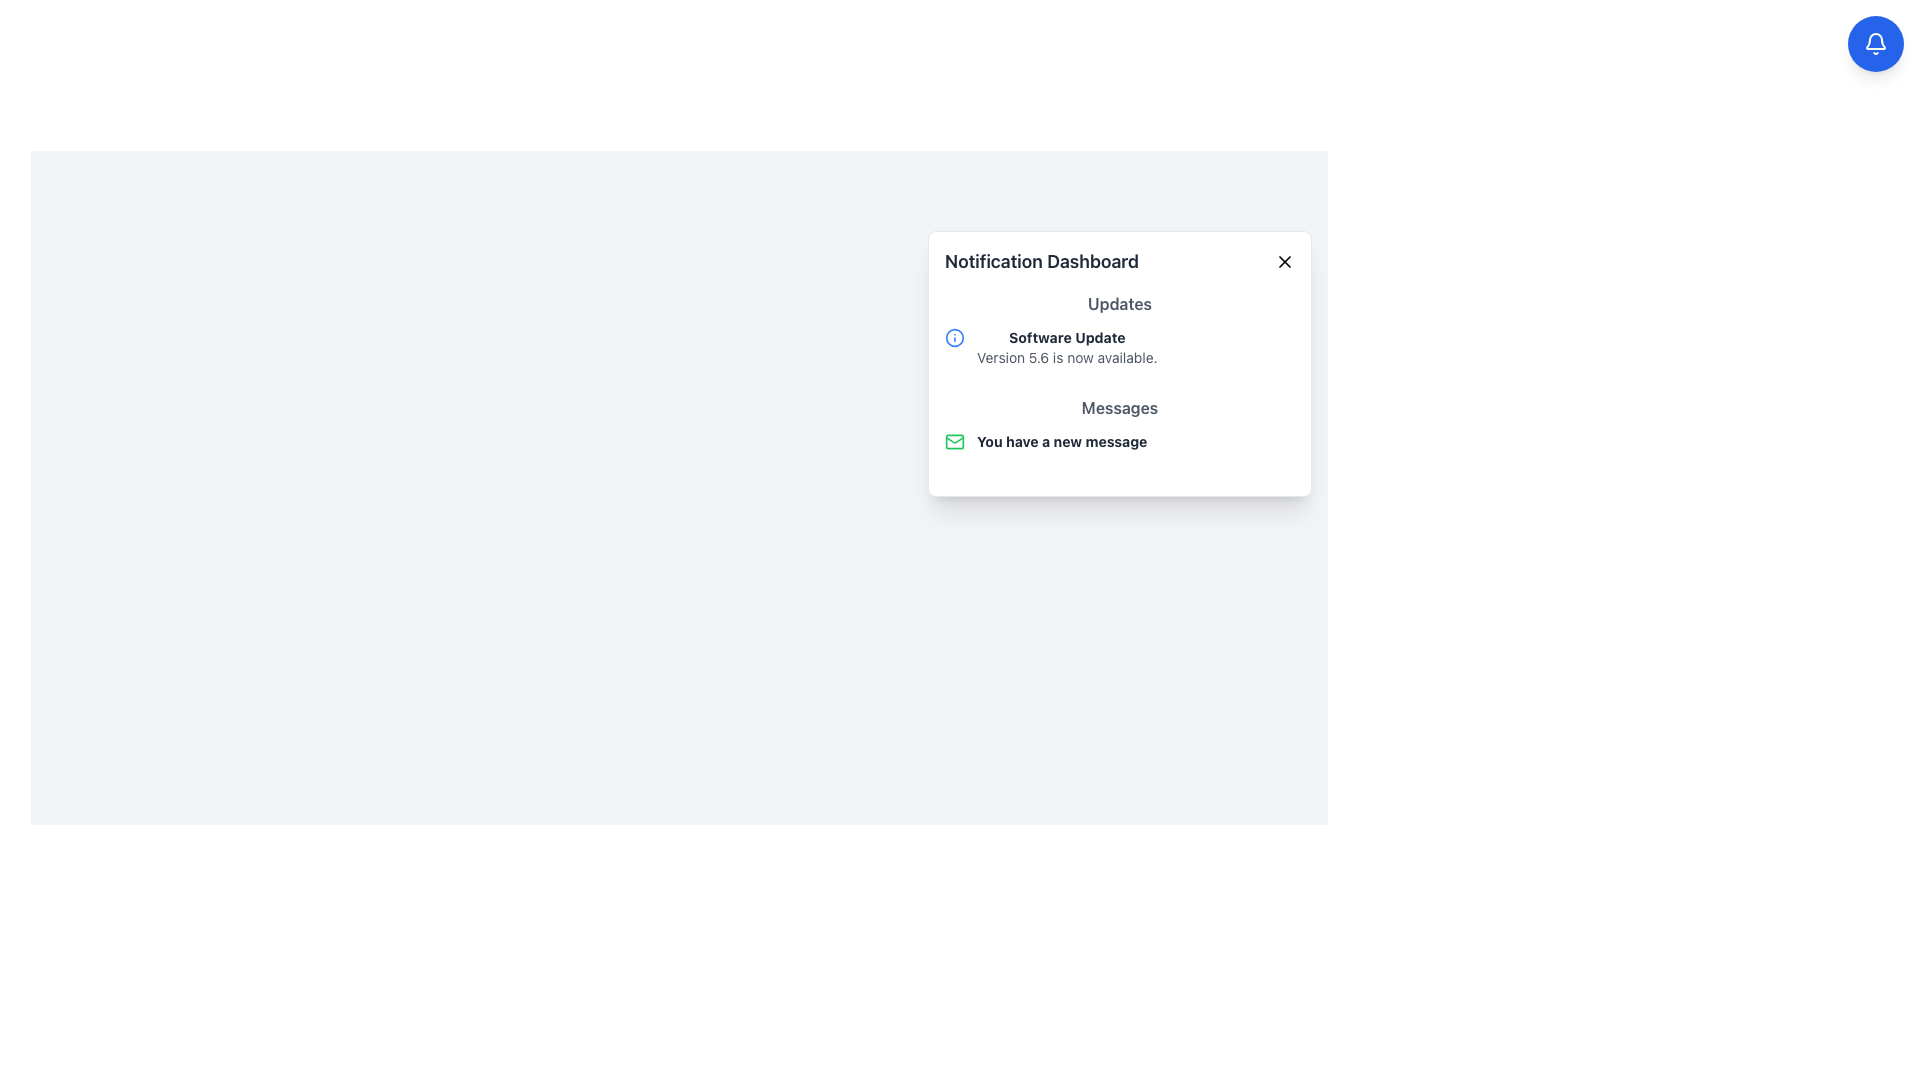  Describe the element at coordinates (1066, 337) in the screenshot. I see `the Text Label that serves as the title for the software update notification, located below the 'Updates' header and above the 'Version 5.6 is now available' text` at that location.